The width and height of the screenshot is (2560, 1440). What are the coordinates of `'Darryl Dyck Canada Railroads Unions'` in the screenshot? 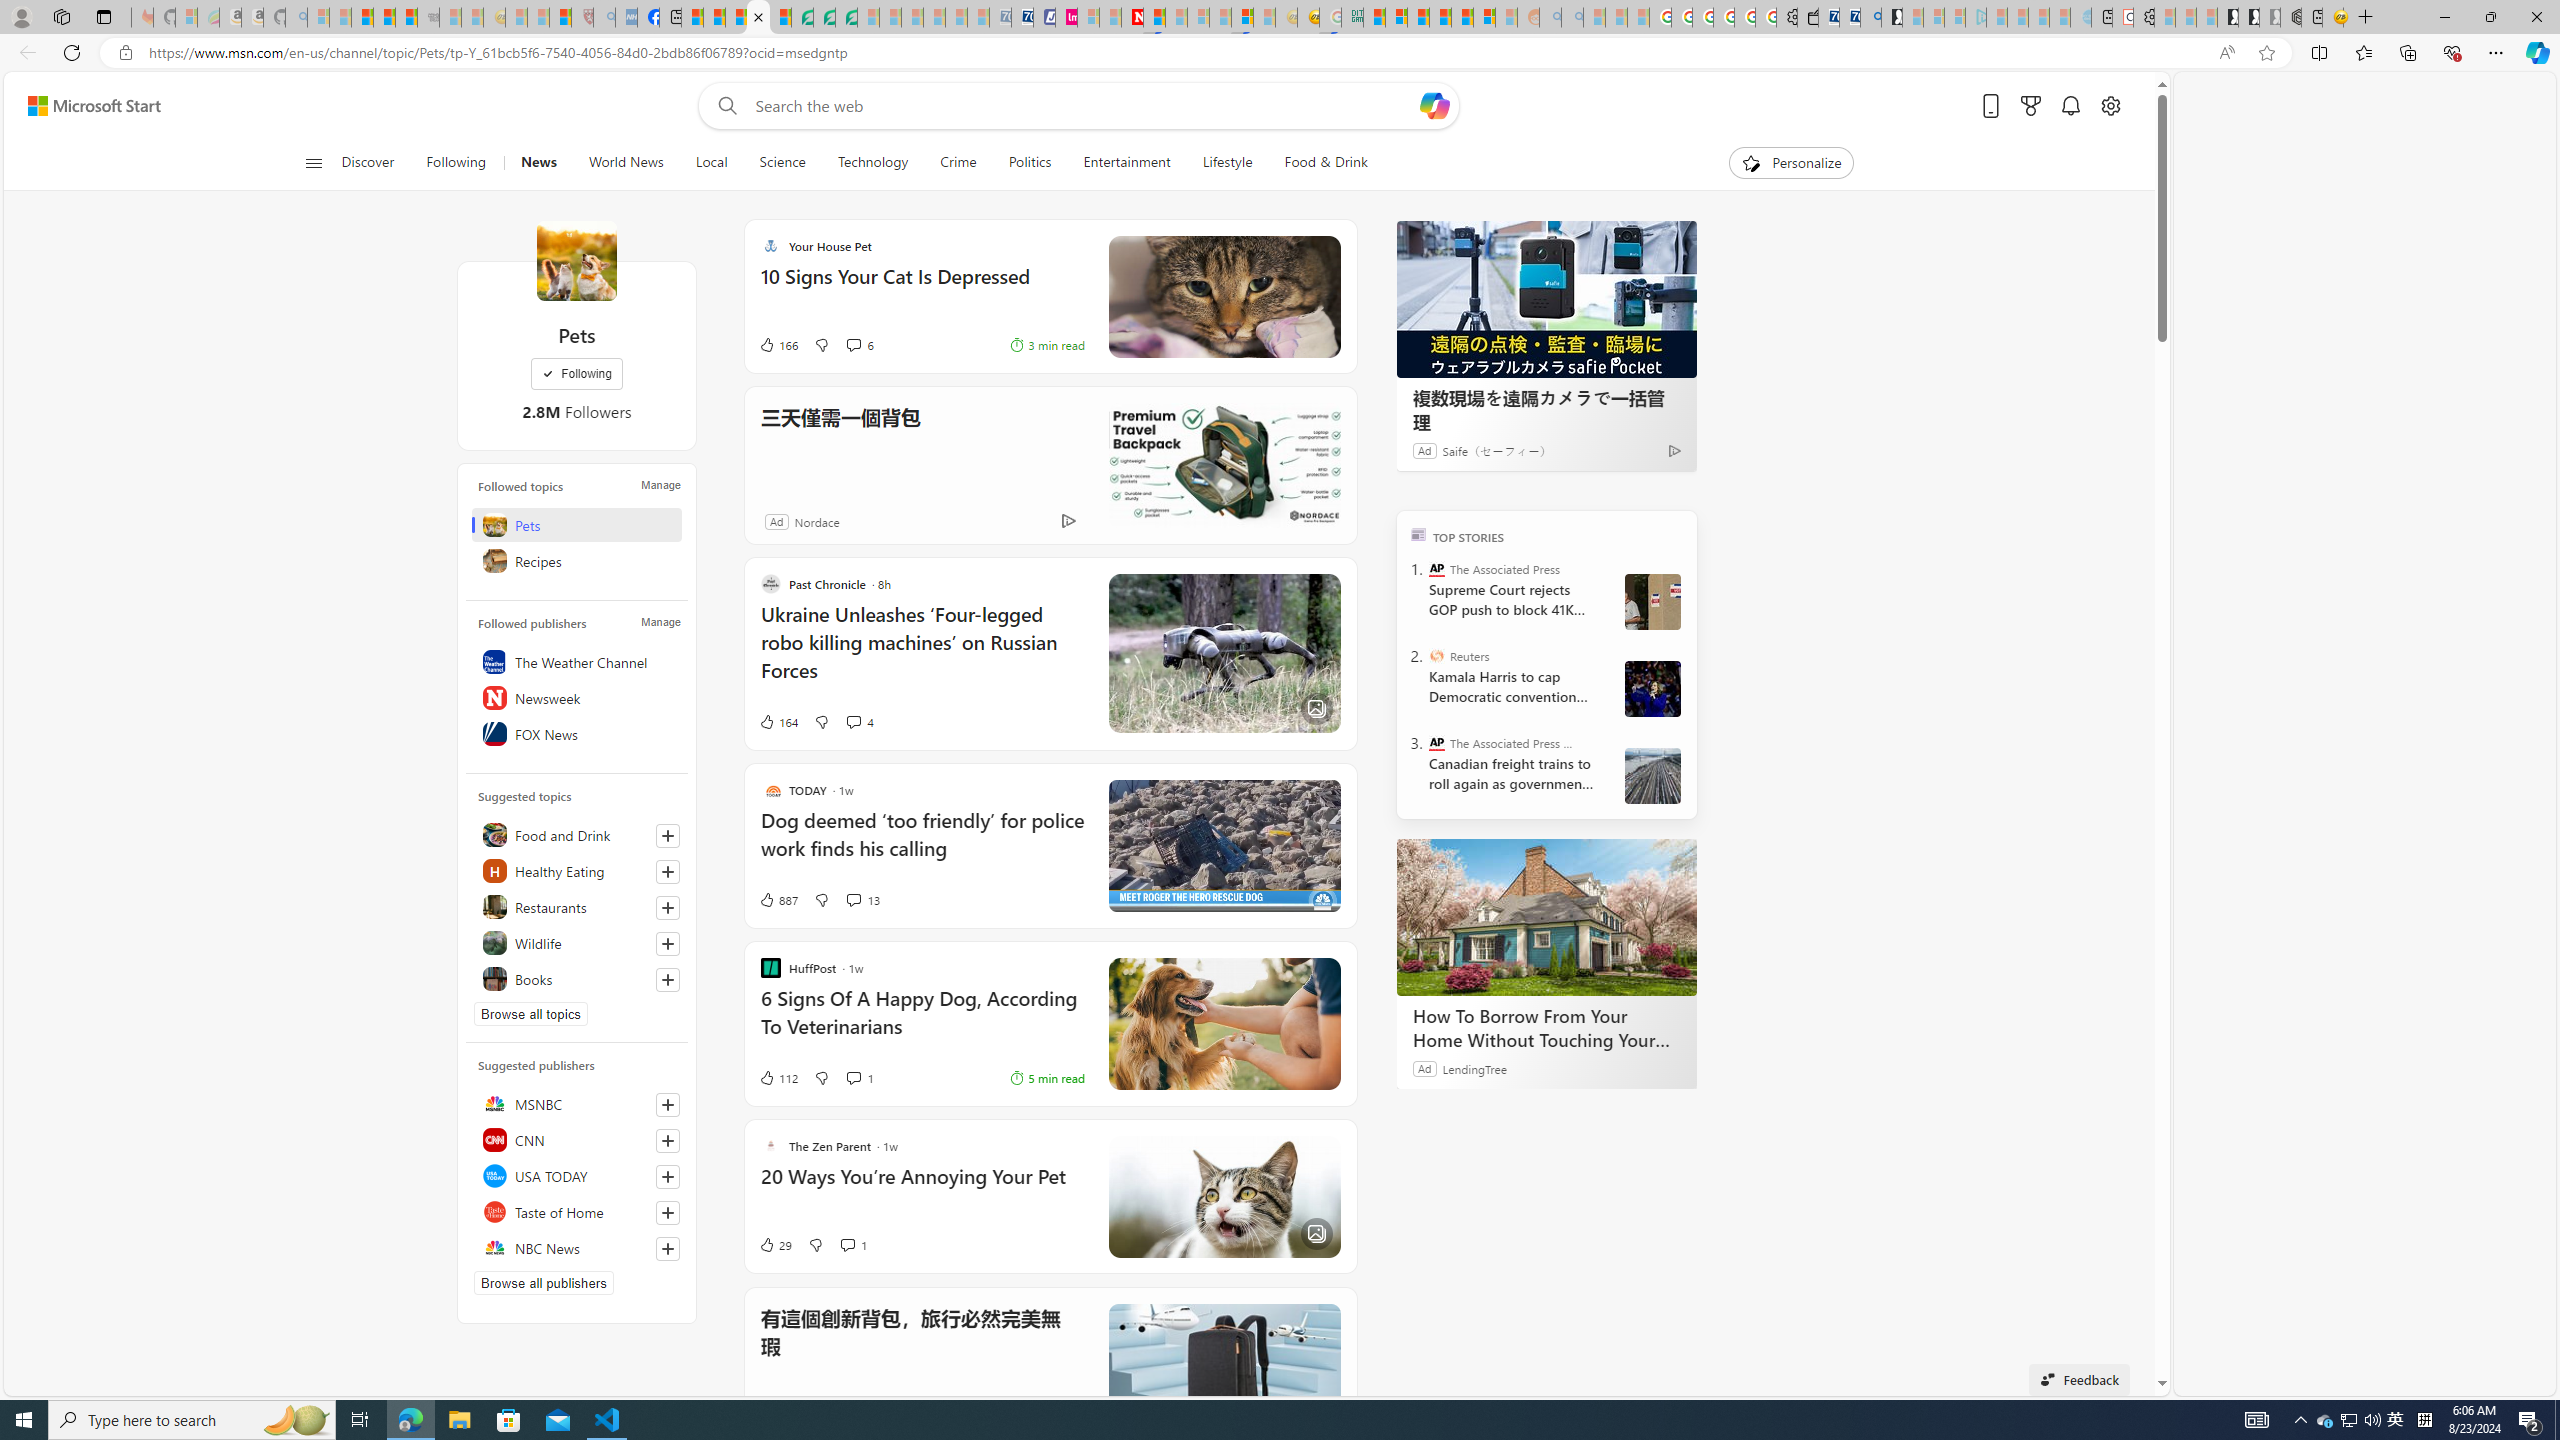 It's located at (1652, 774).